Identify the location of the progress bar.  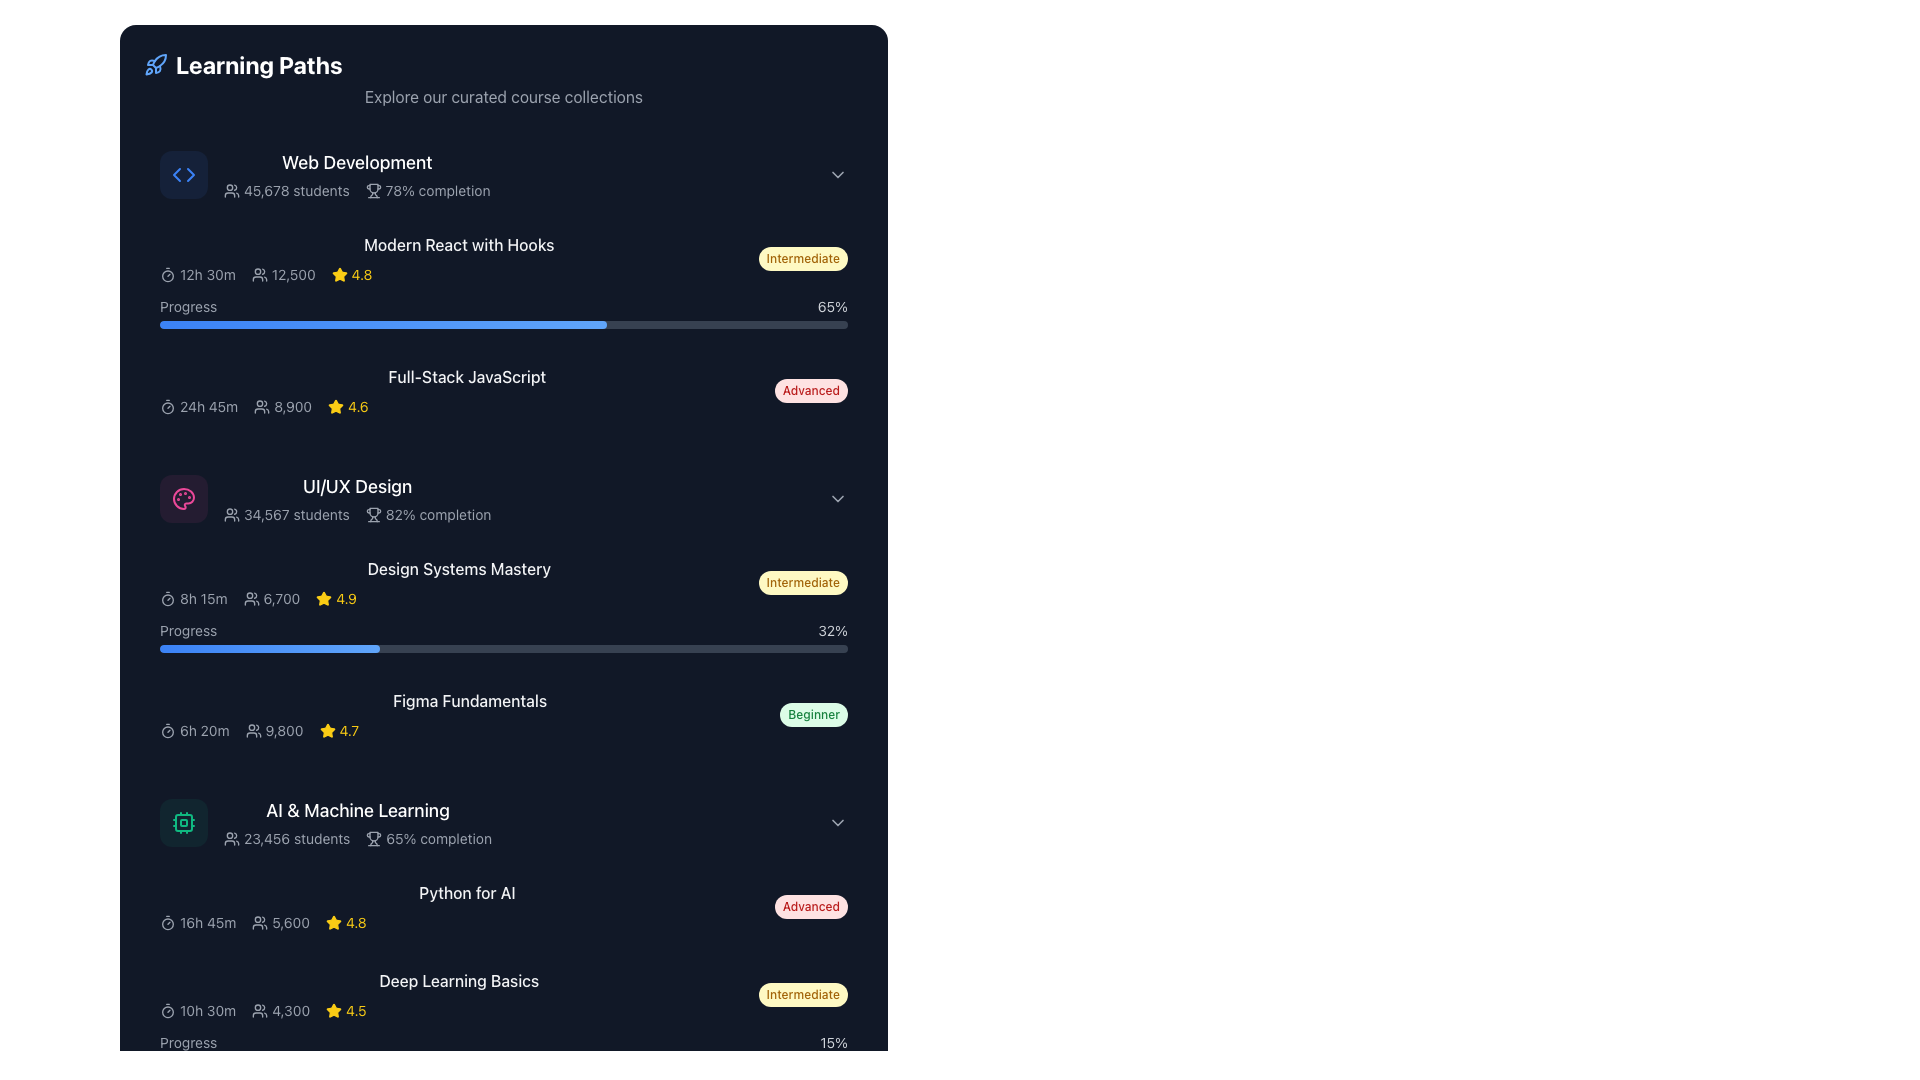
(559, 323).